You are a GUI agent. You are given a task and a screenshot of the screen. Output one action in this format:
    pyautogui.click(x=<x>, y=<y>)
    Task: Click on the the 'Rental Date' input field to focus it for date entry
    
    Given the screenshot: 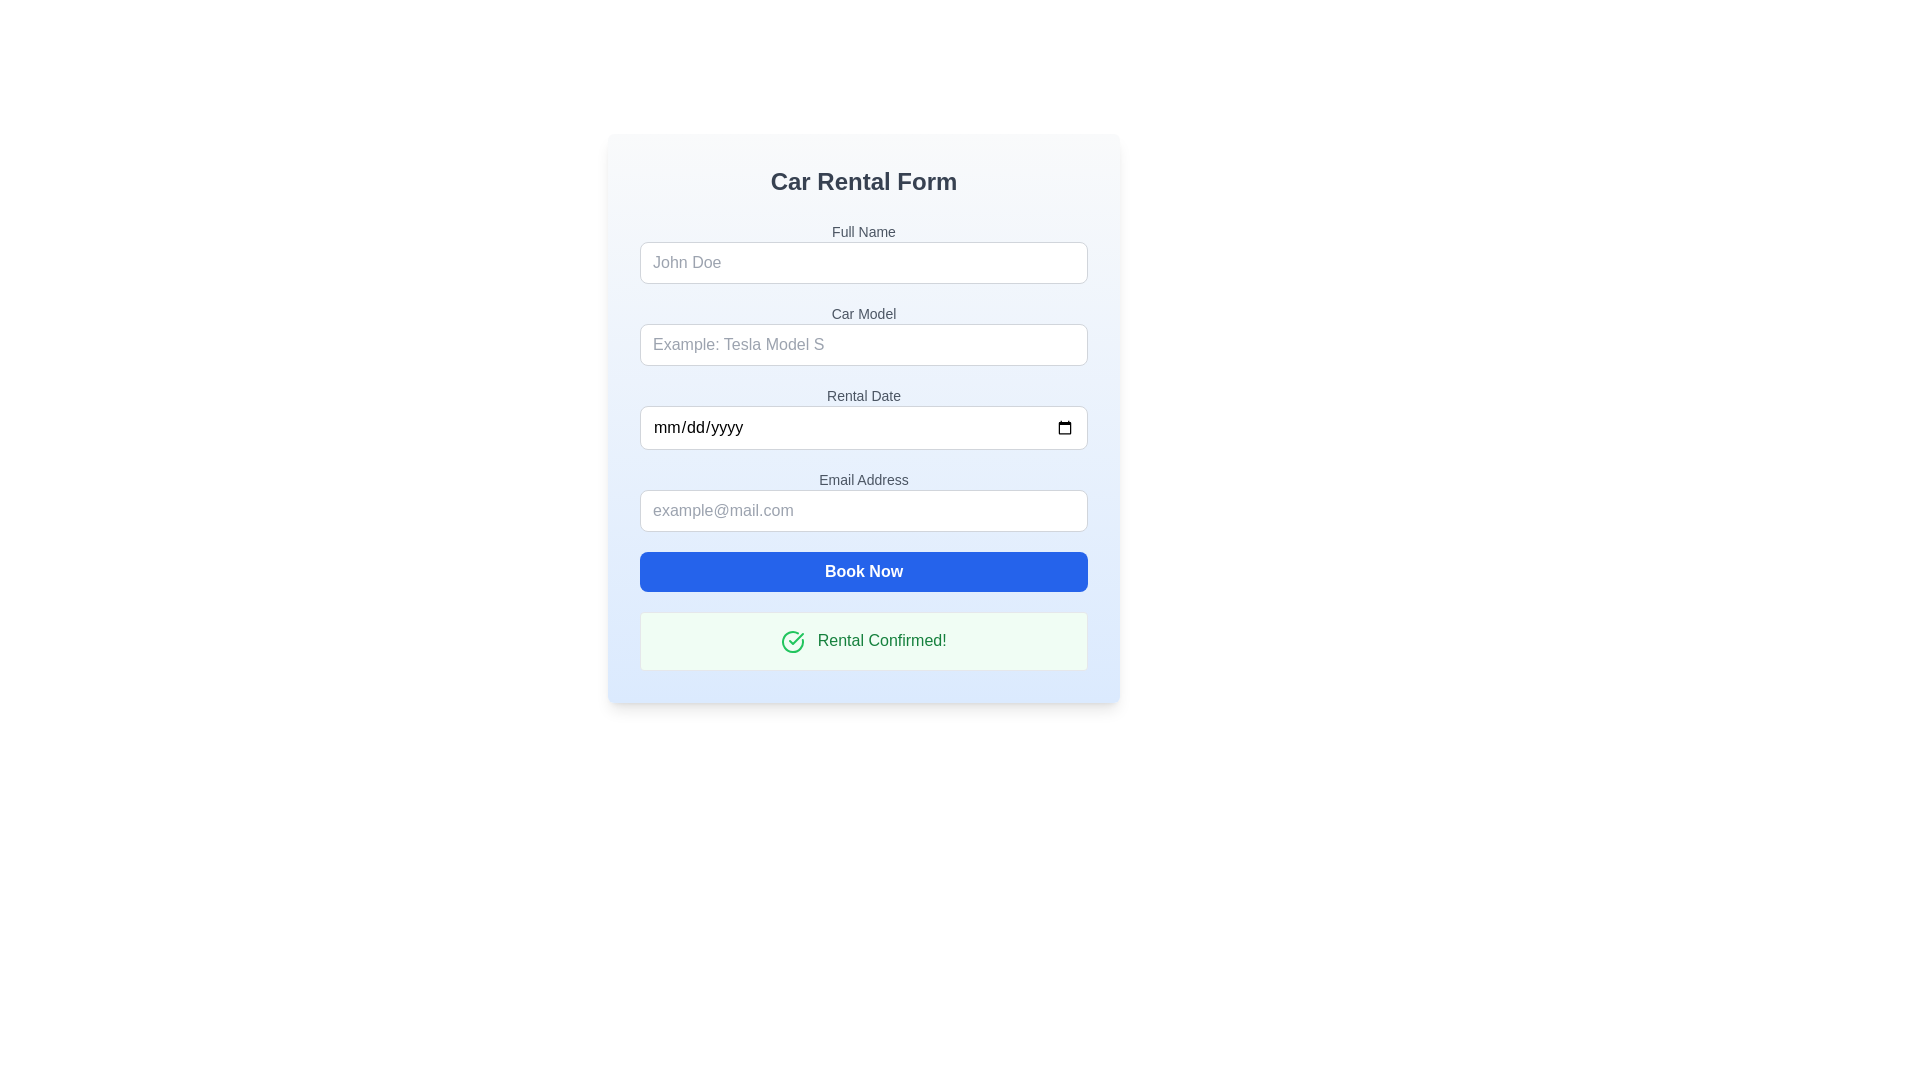 What is the action you would take?
    pyautogui.click(x=864, y=416)
    